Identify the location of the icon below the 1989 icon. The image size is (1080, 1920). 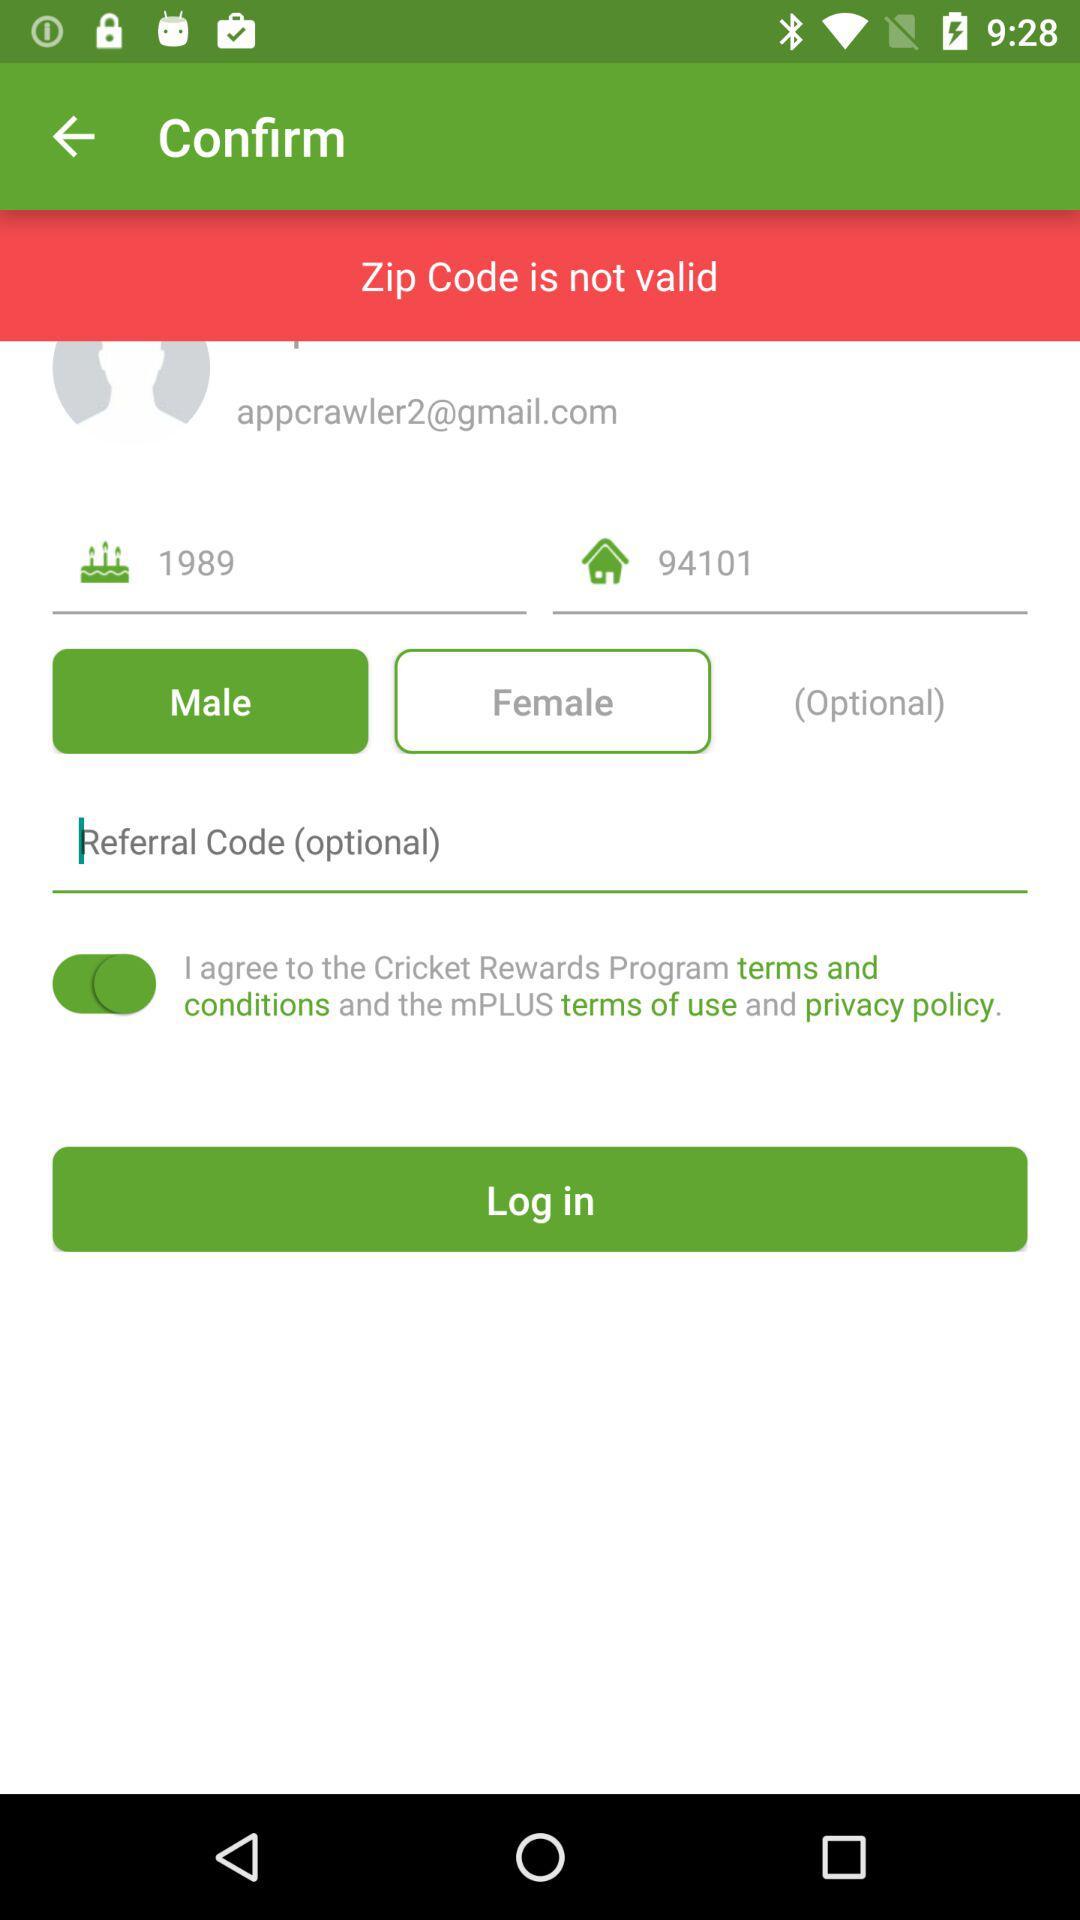
(210, 701).